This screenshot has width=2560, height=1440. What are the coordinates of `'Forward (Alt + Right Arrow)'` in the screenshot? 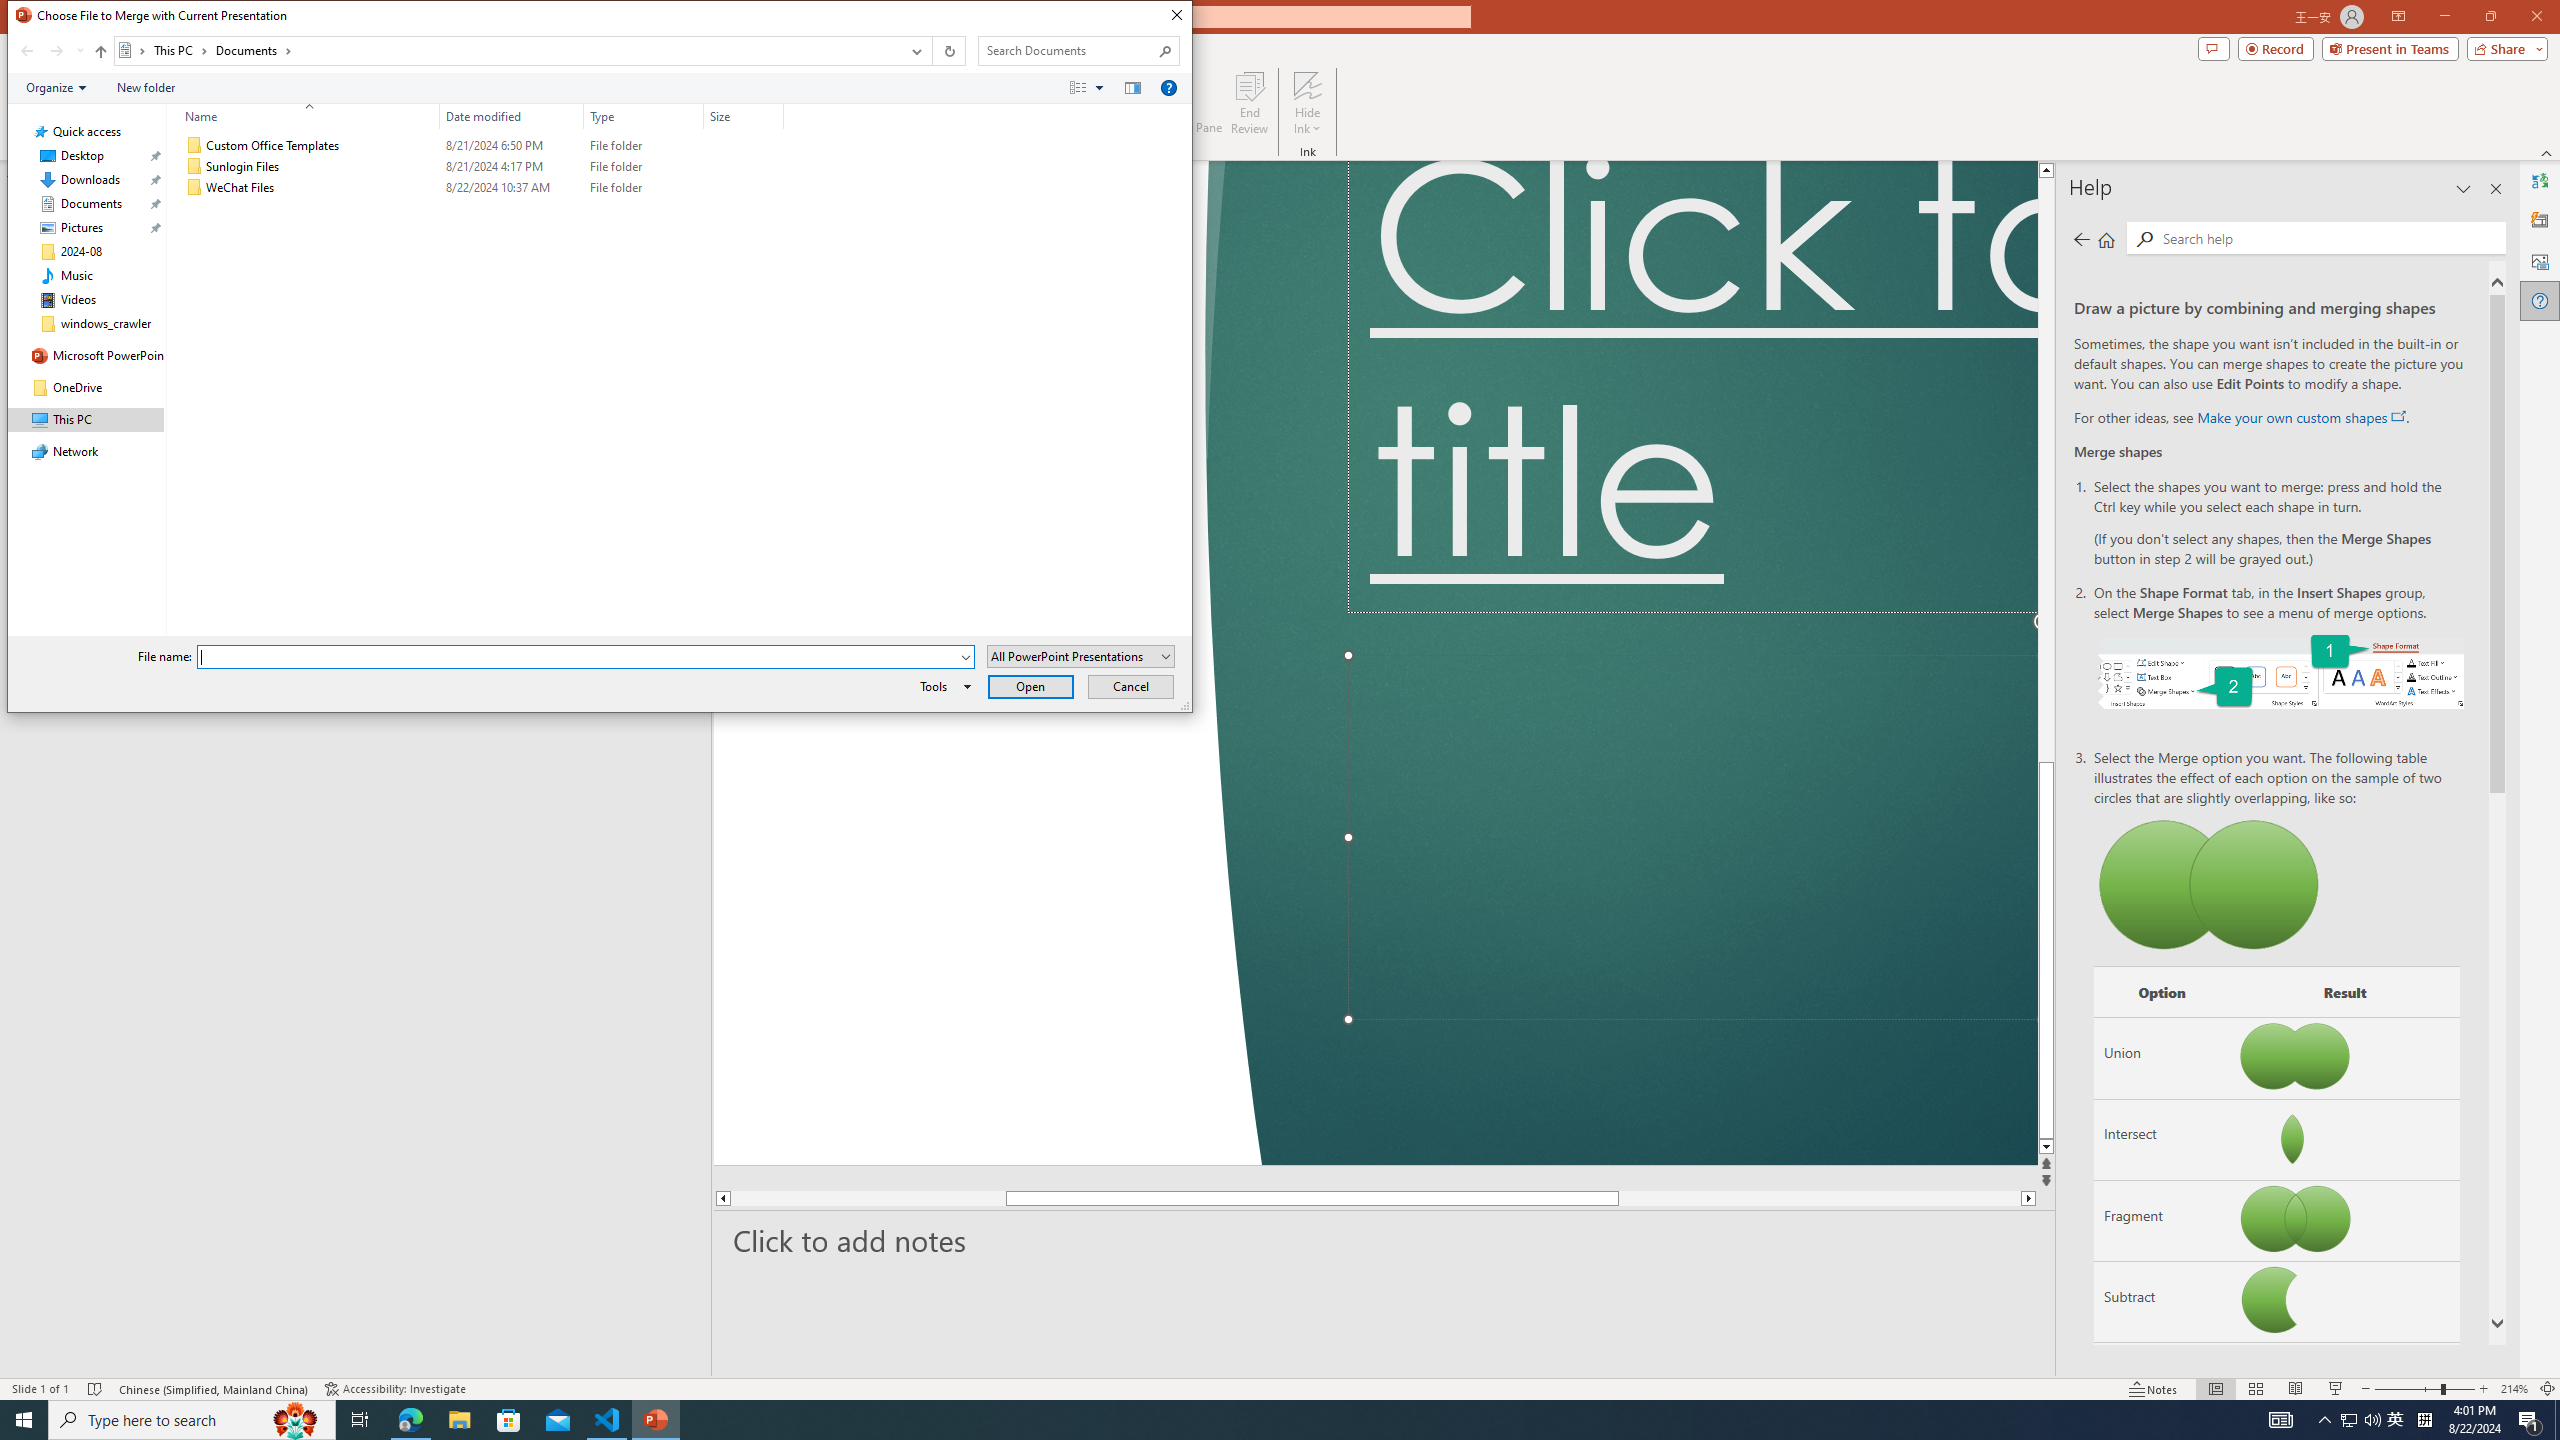 It's located at (56, 50).